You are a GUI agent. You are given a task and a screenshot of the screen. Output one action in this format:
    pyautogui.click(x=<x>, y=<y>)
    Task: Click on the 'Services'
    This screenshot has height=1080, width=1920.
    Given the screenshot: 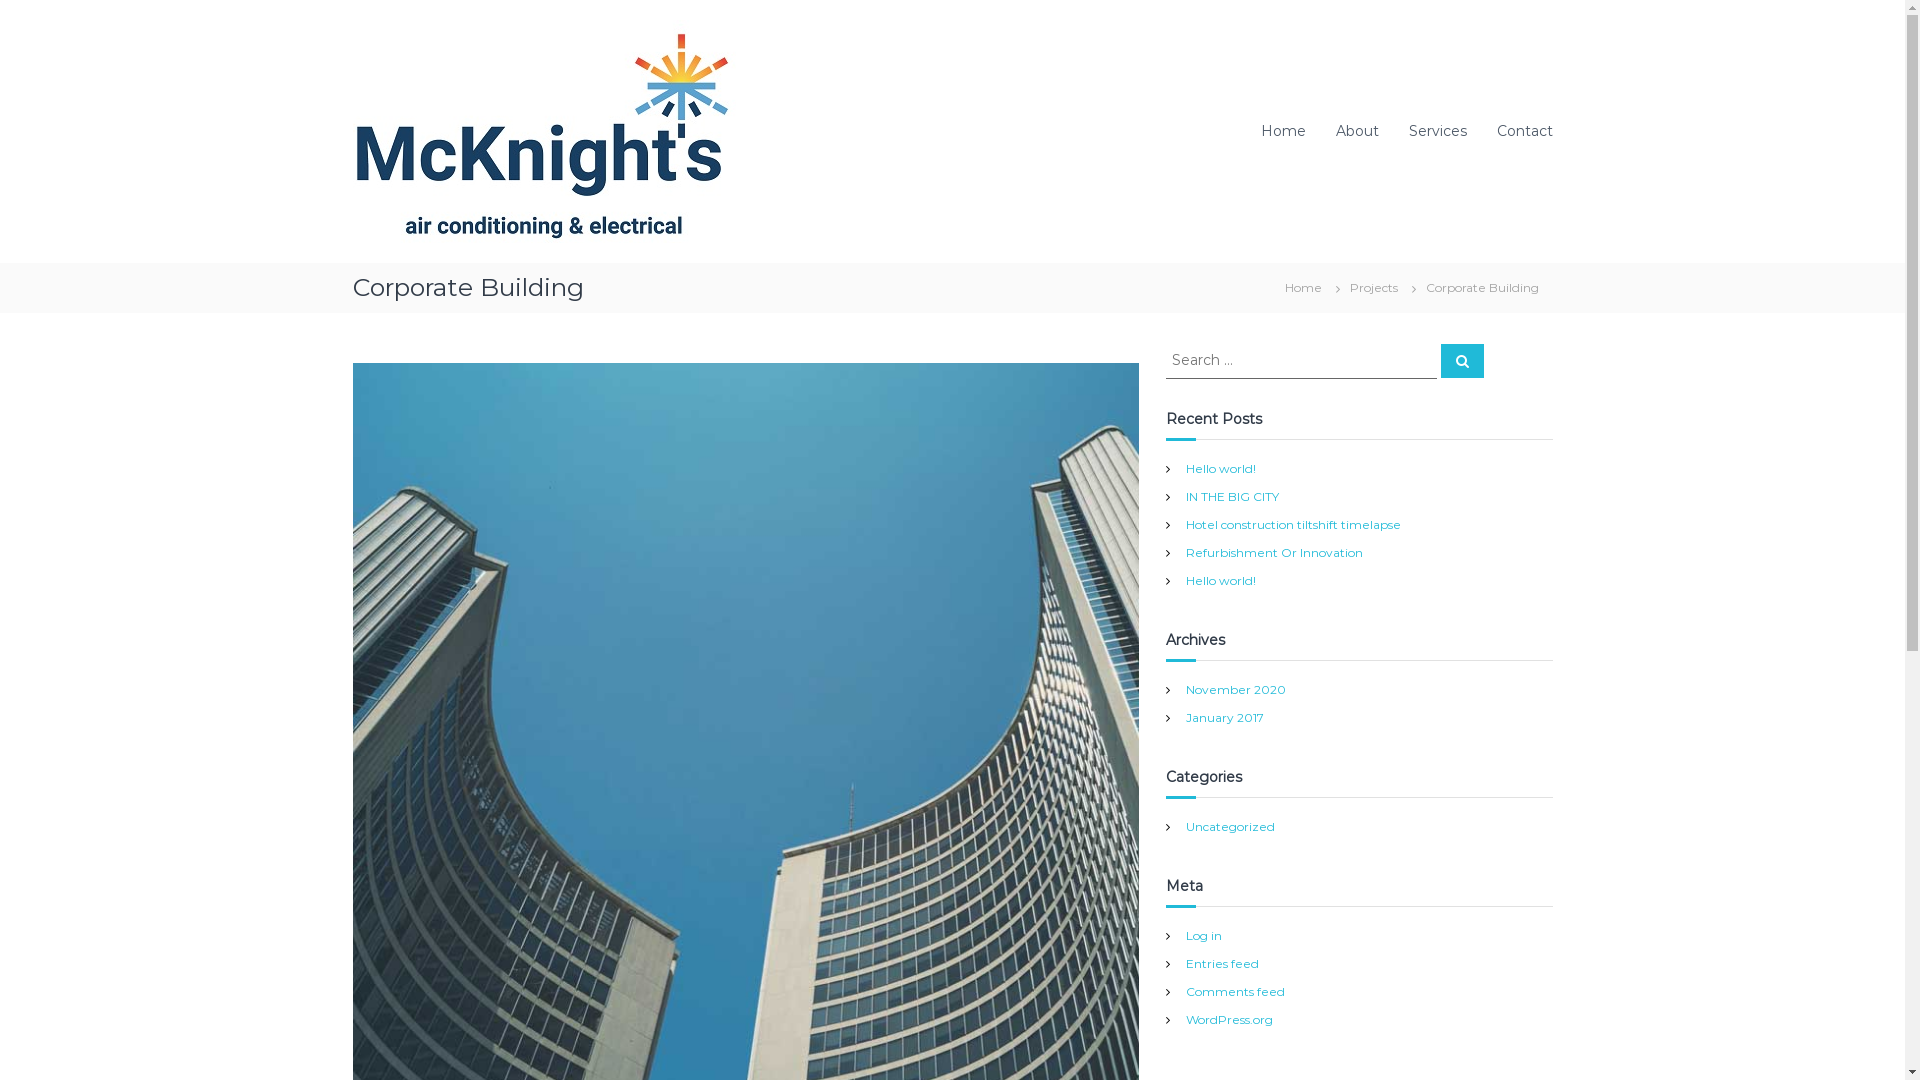 What is the action you would take?
    pyautogui.click(x=1435, y=131)
    